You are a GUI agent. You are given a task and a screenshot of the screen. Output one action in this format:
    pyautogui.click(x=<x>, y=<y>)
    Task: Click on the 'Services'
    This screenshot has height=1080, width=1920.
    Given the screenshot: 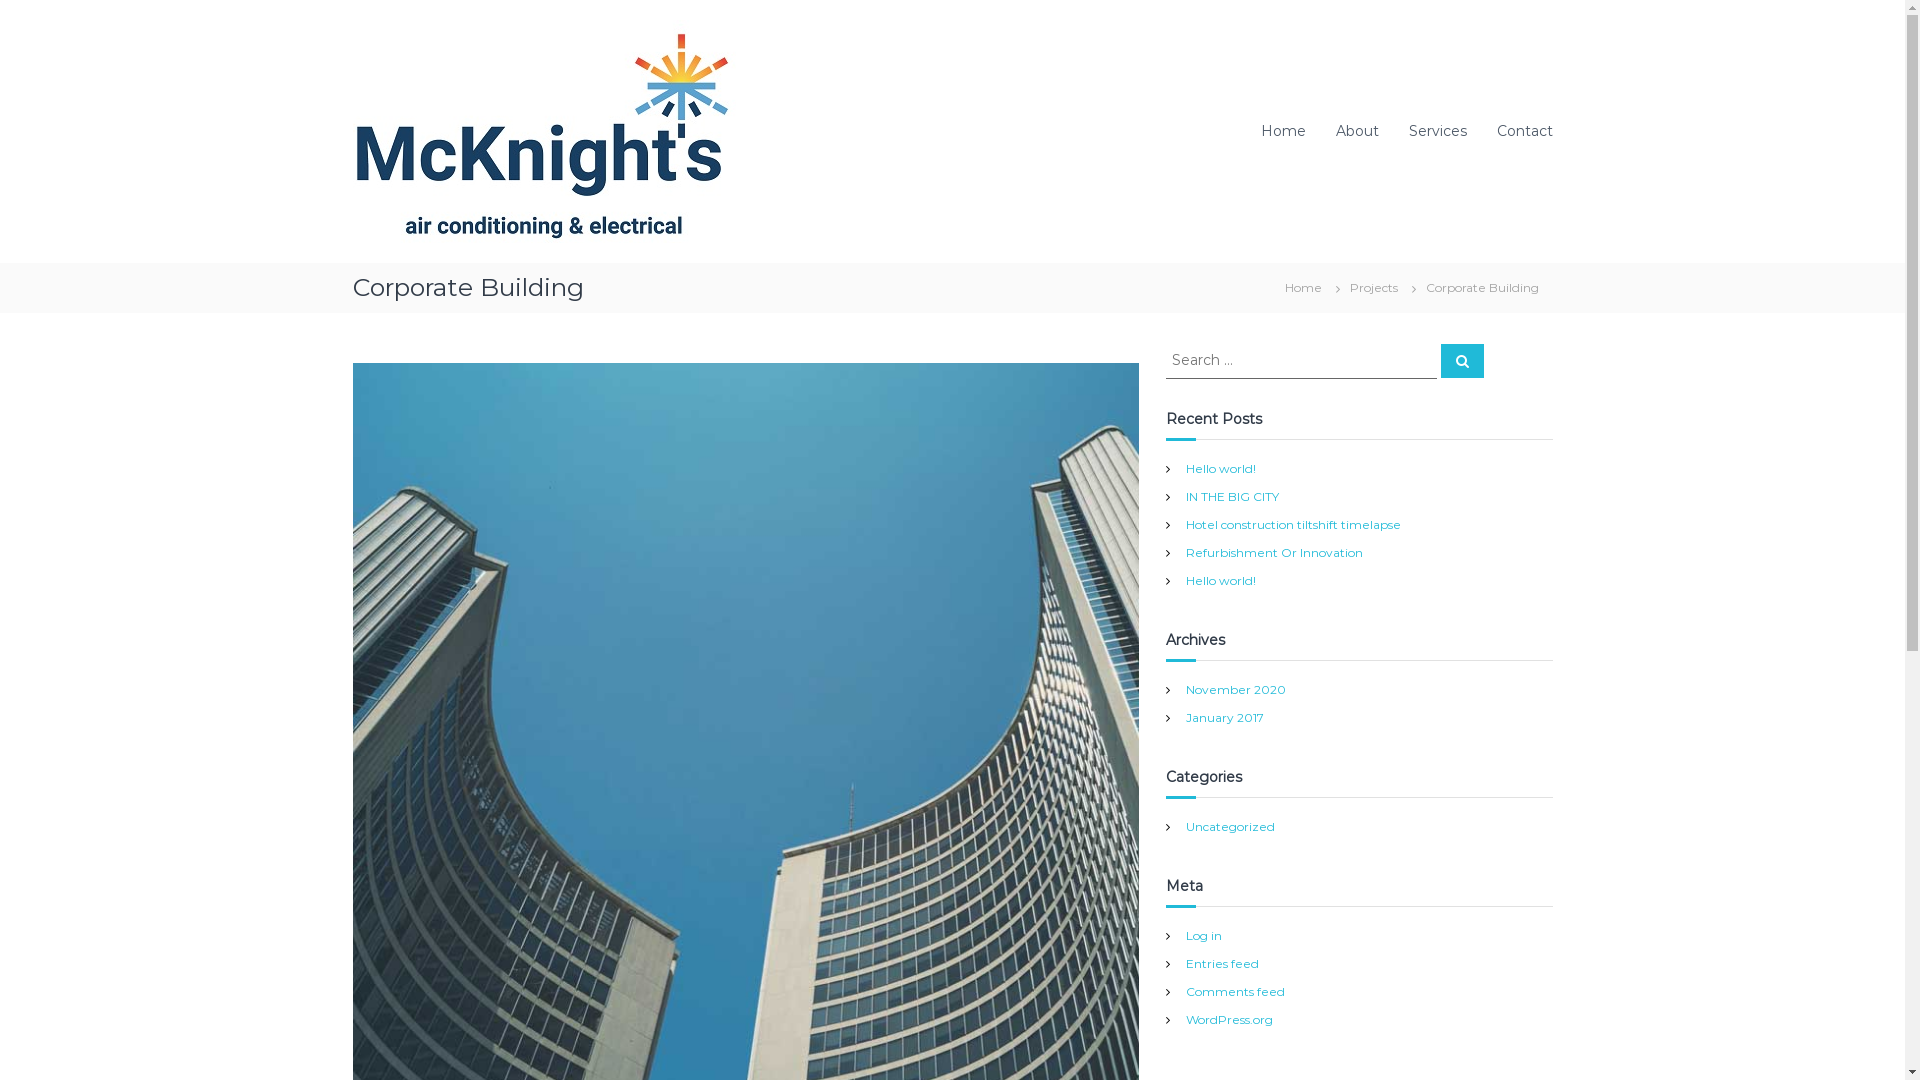 What is the action you would take?
    pyautogui.click(x=1435, y=131)
    